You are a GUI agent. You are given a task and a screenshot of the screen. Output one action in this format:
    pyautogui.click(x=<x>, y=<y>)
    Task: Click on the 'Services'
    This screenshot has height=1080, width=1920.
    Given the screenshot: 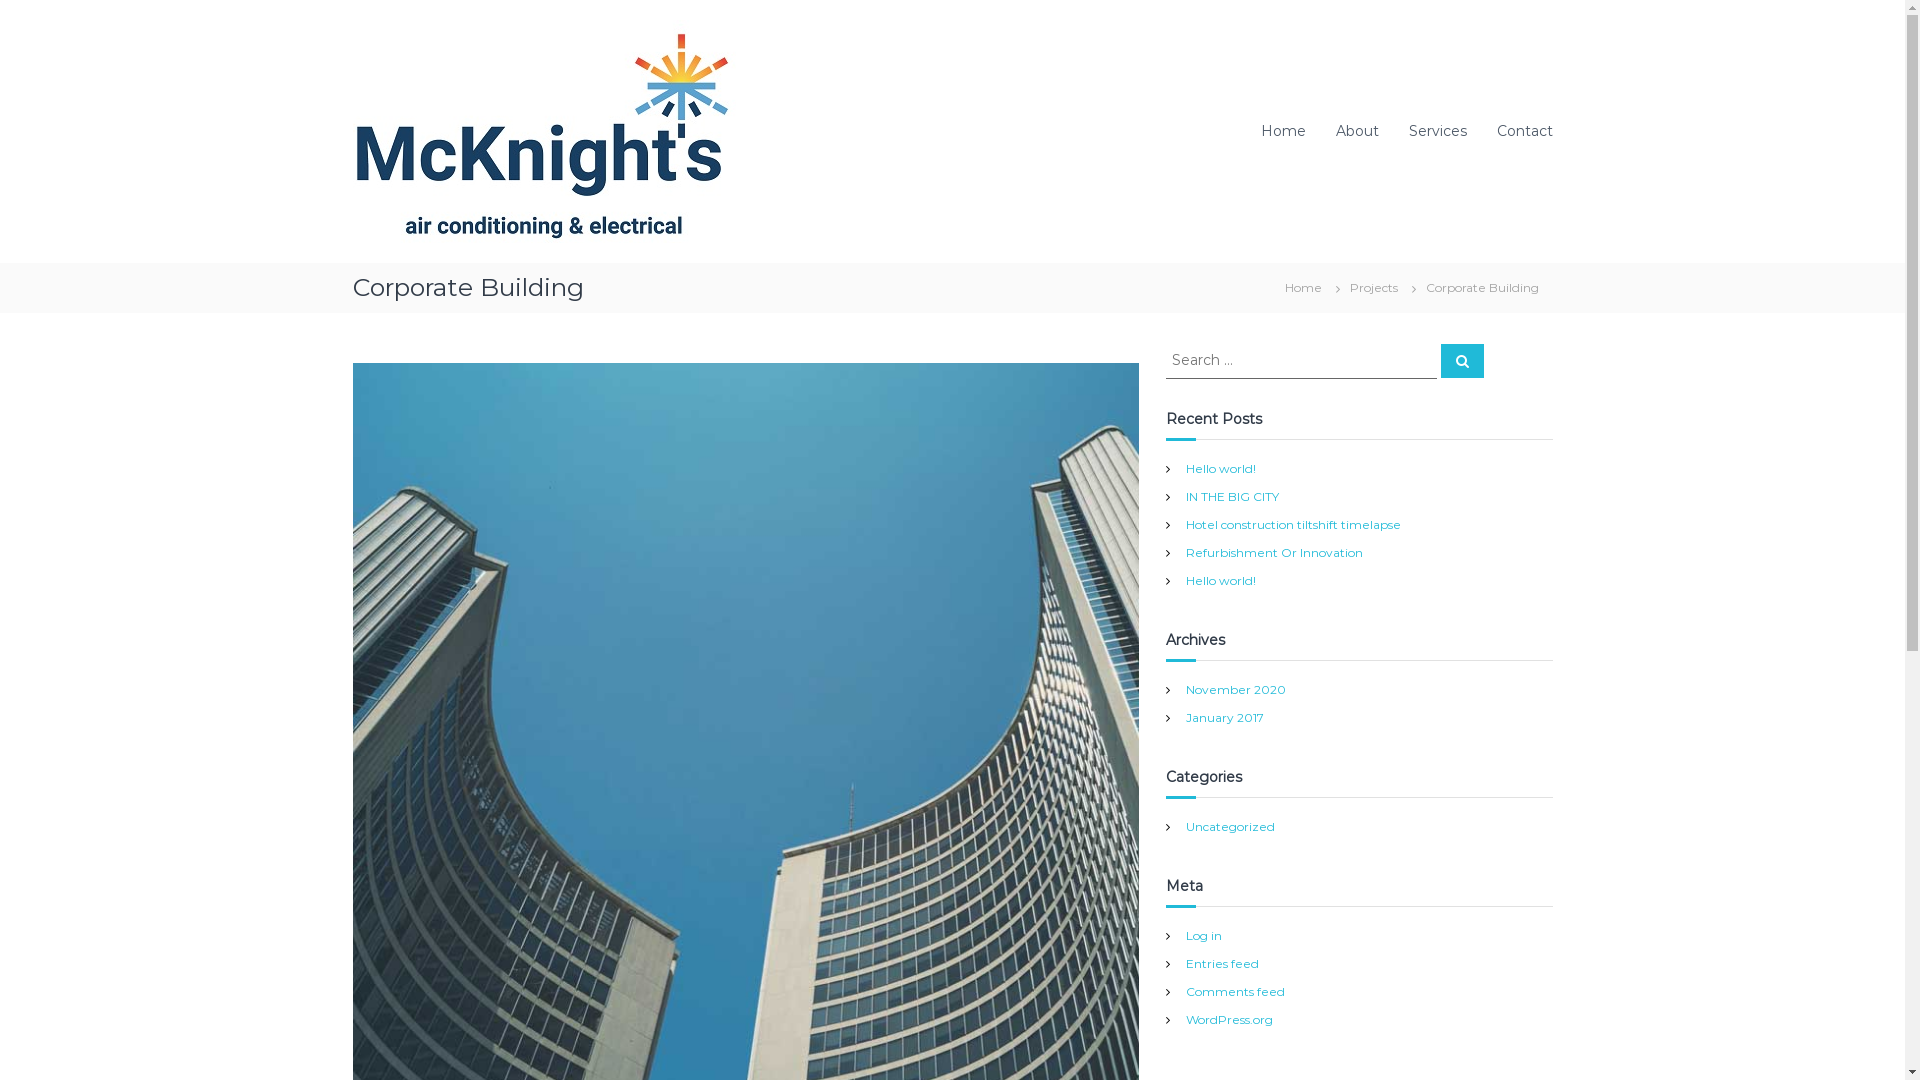 What is the action you would take?
    pyautogui.click(x=1435, y=131)
    